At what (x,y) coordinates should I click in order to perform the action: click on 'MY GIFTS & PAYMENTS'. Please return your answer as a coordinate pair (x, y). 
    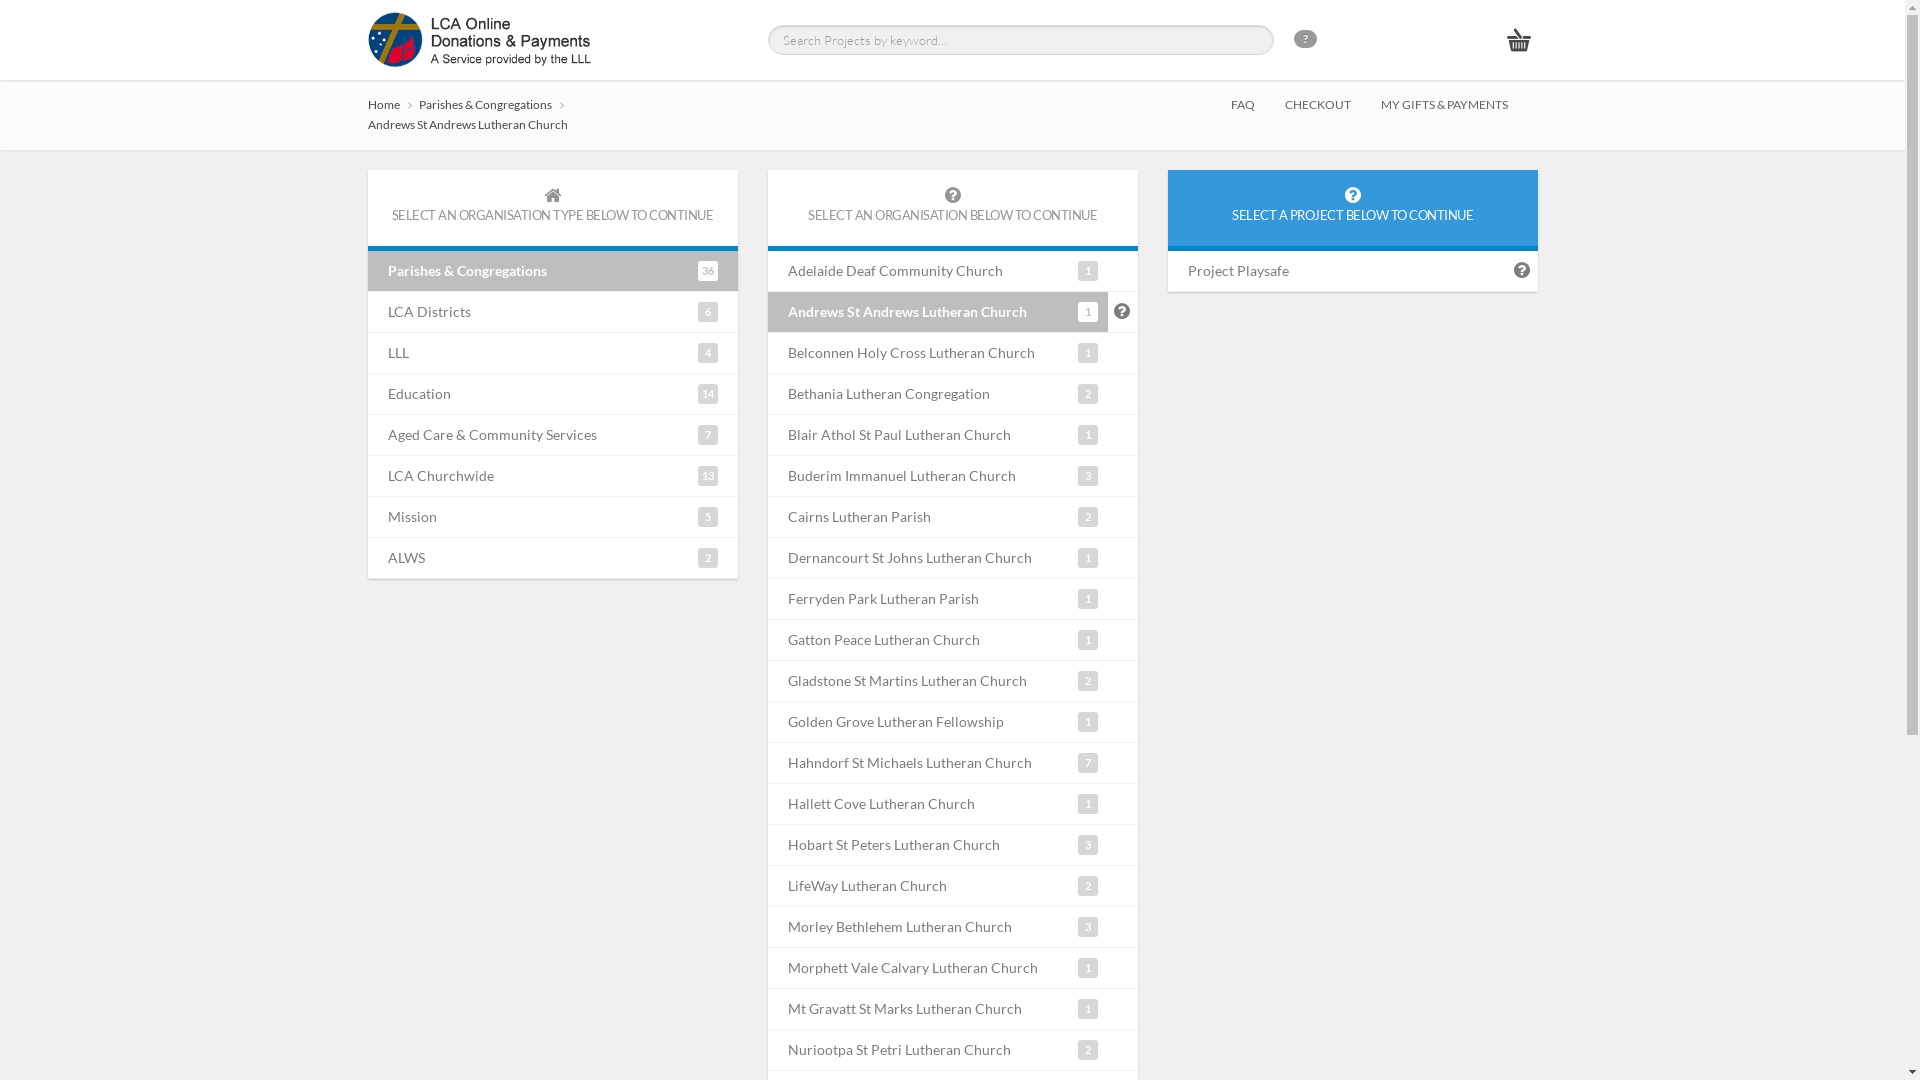
    Looking at the image, I should click on (1379, 104).